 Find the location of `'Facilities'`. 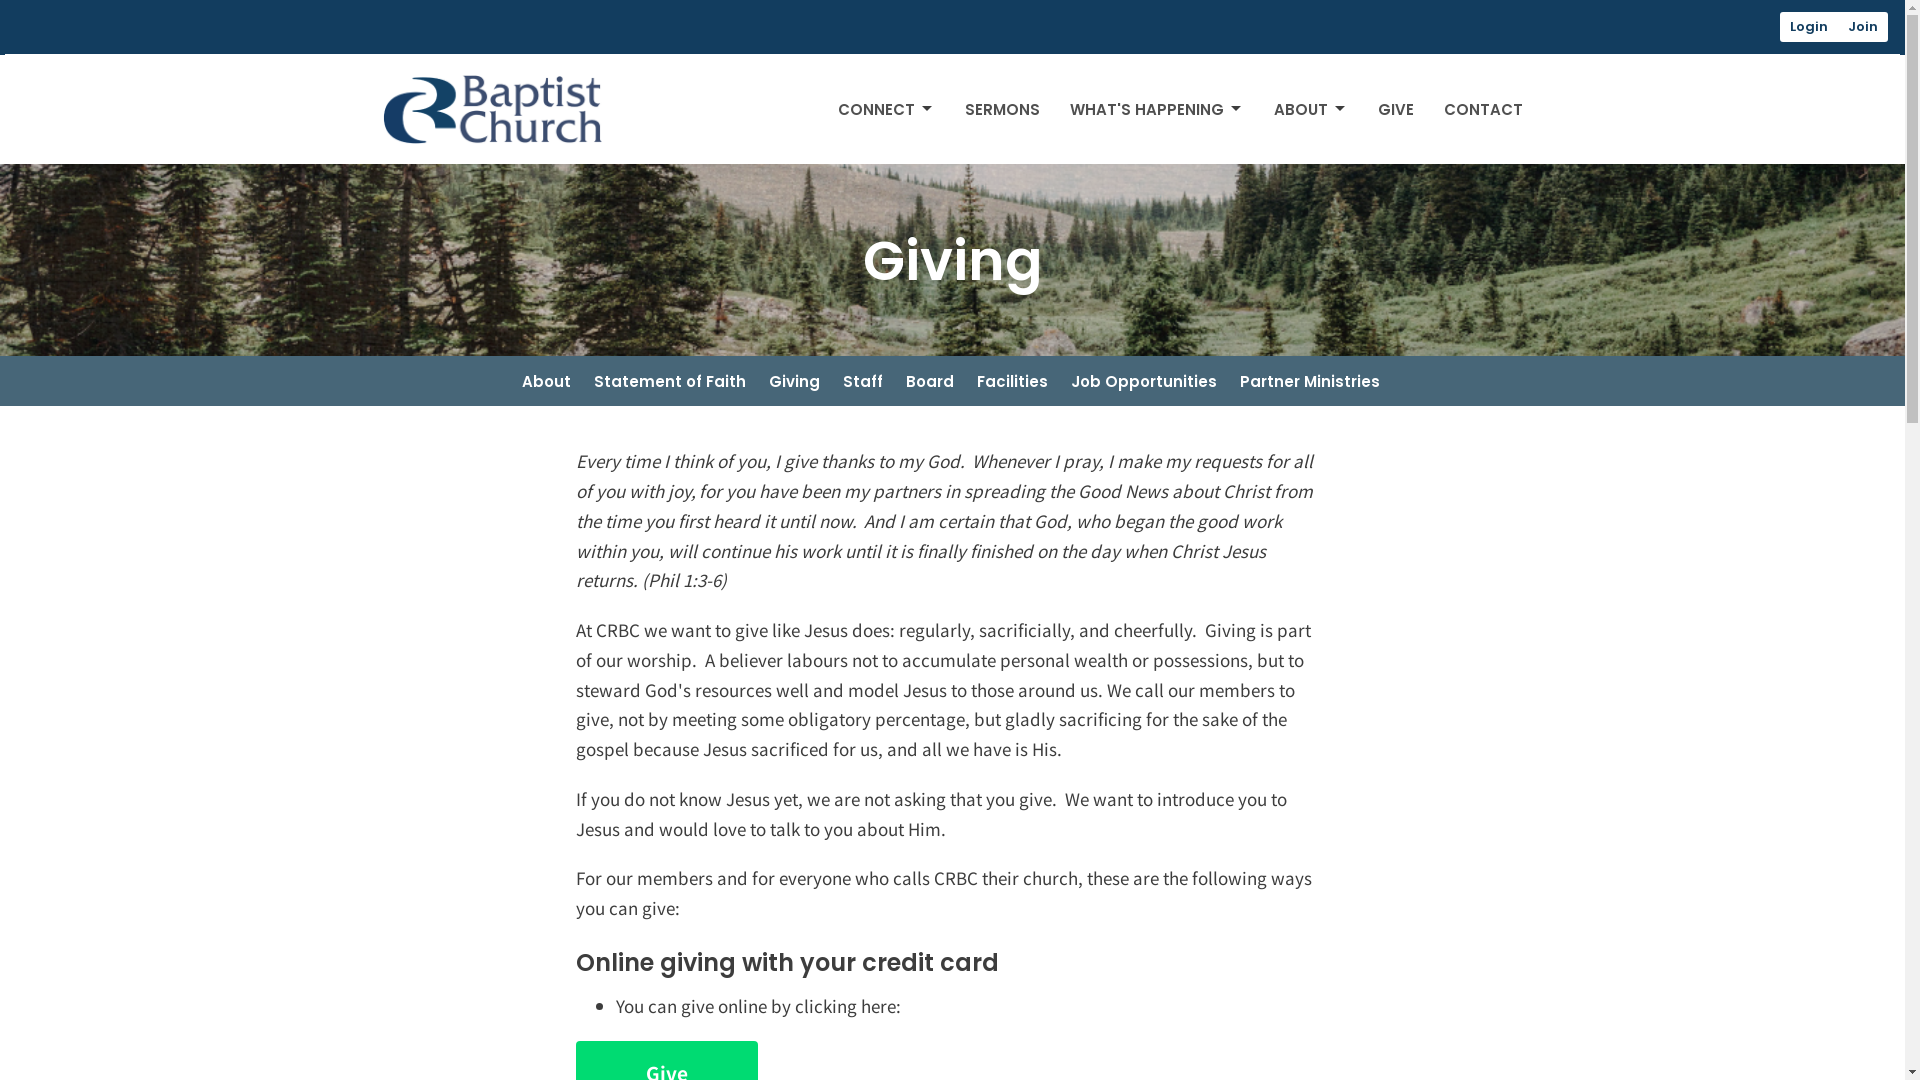

'Facilities' is located at coordinates (1011, 381).